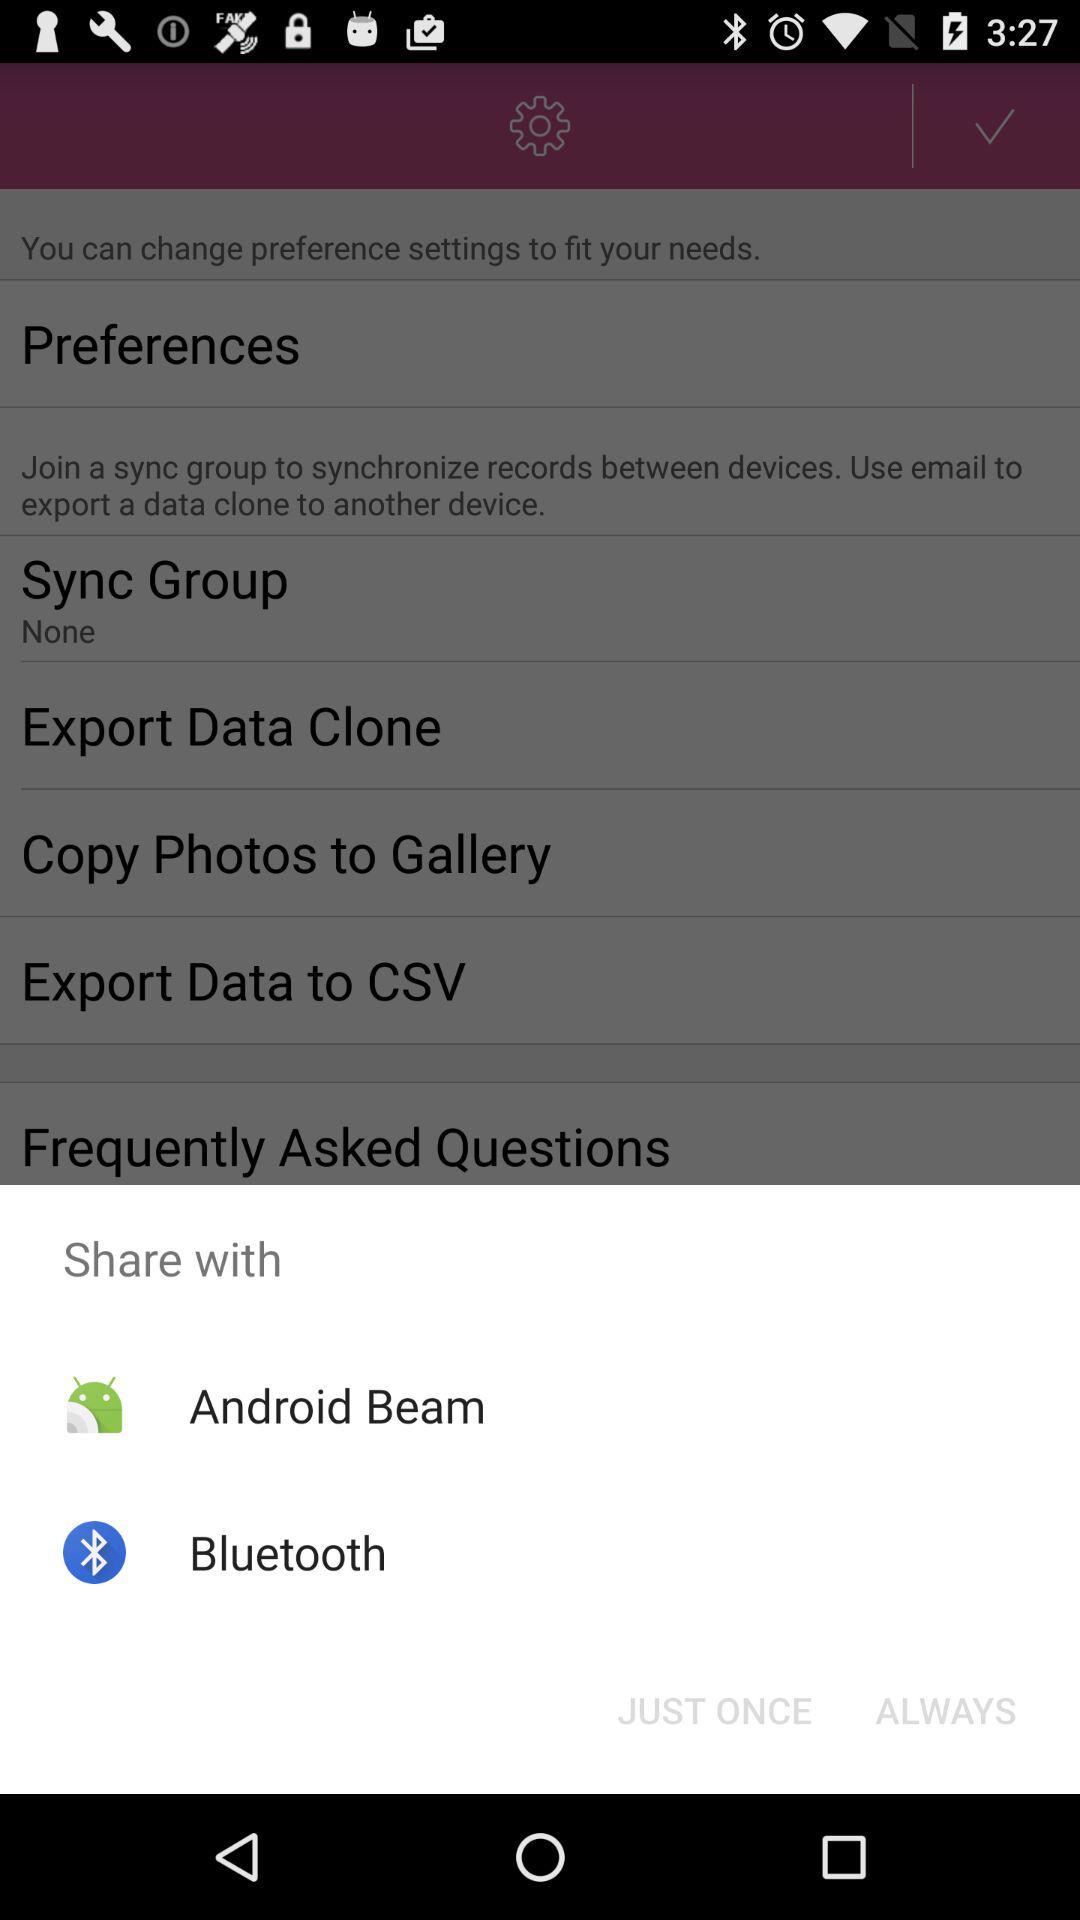 Image resolution: width=1080 pixels, height=1920 pixels. I want to click on the item next to the always icon, so click(713, 1708).